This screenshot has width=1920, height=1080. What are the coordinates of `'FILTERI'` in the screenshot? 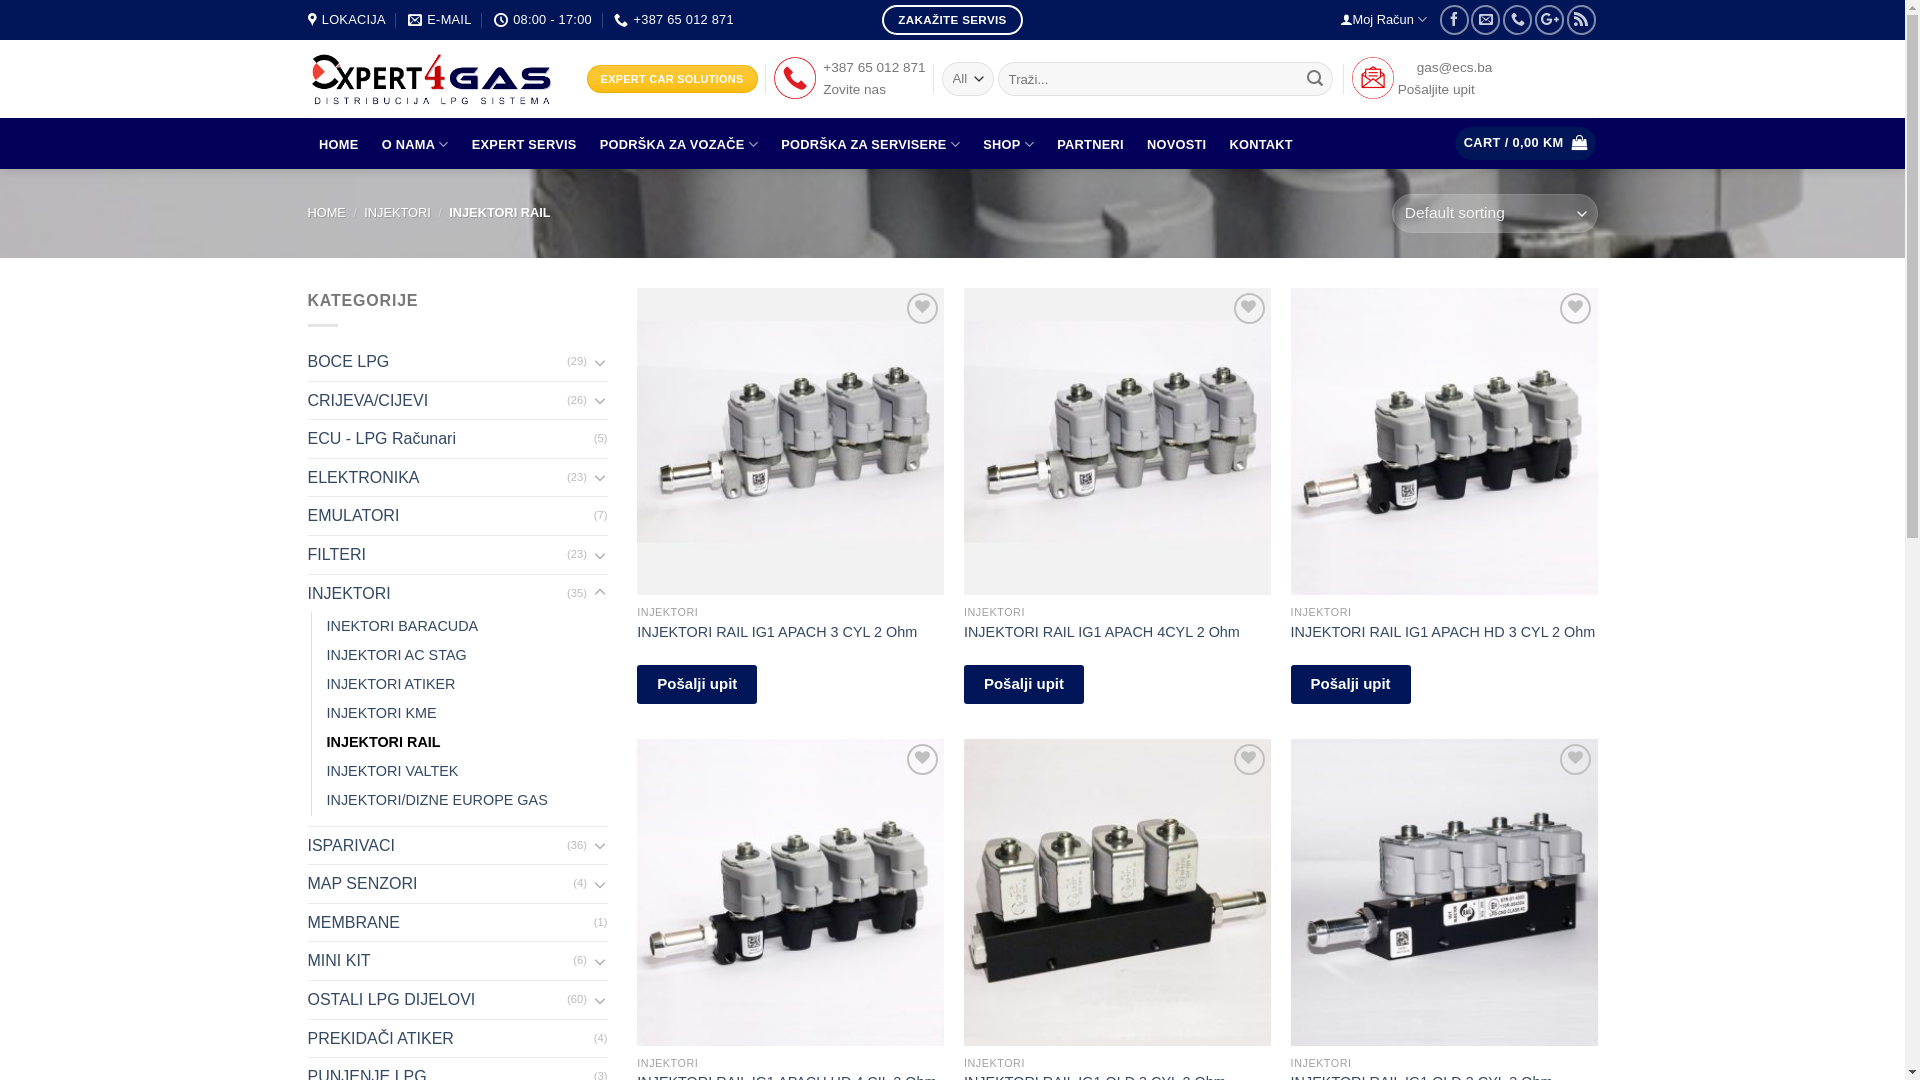 It's located at (436, 555).